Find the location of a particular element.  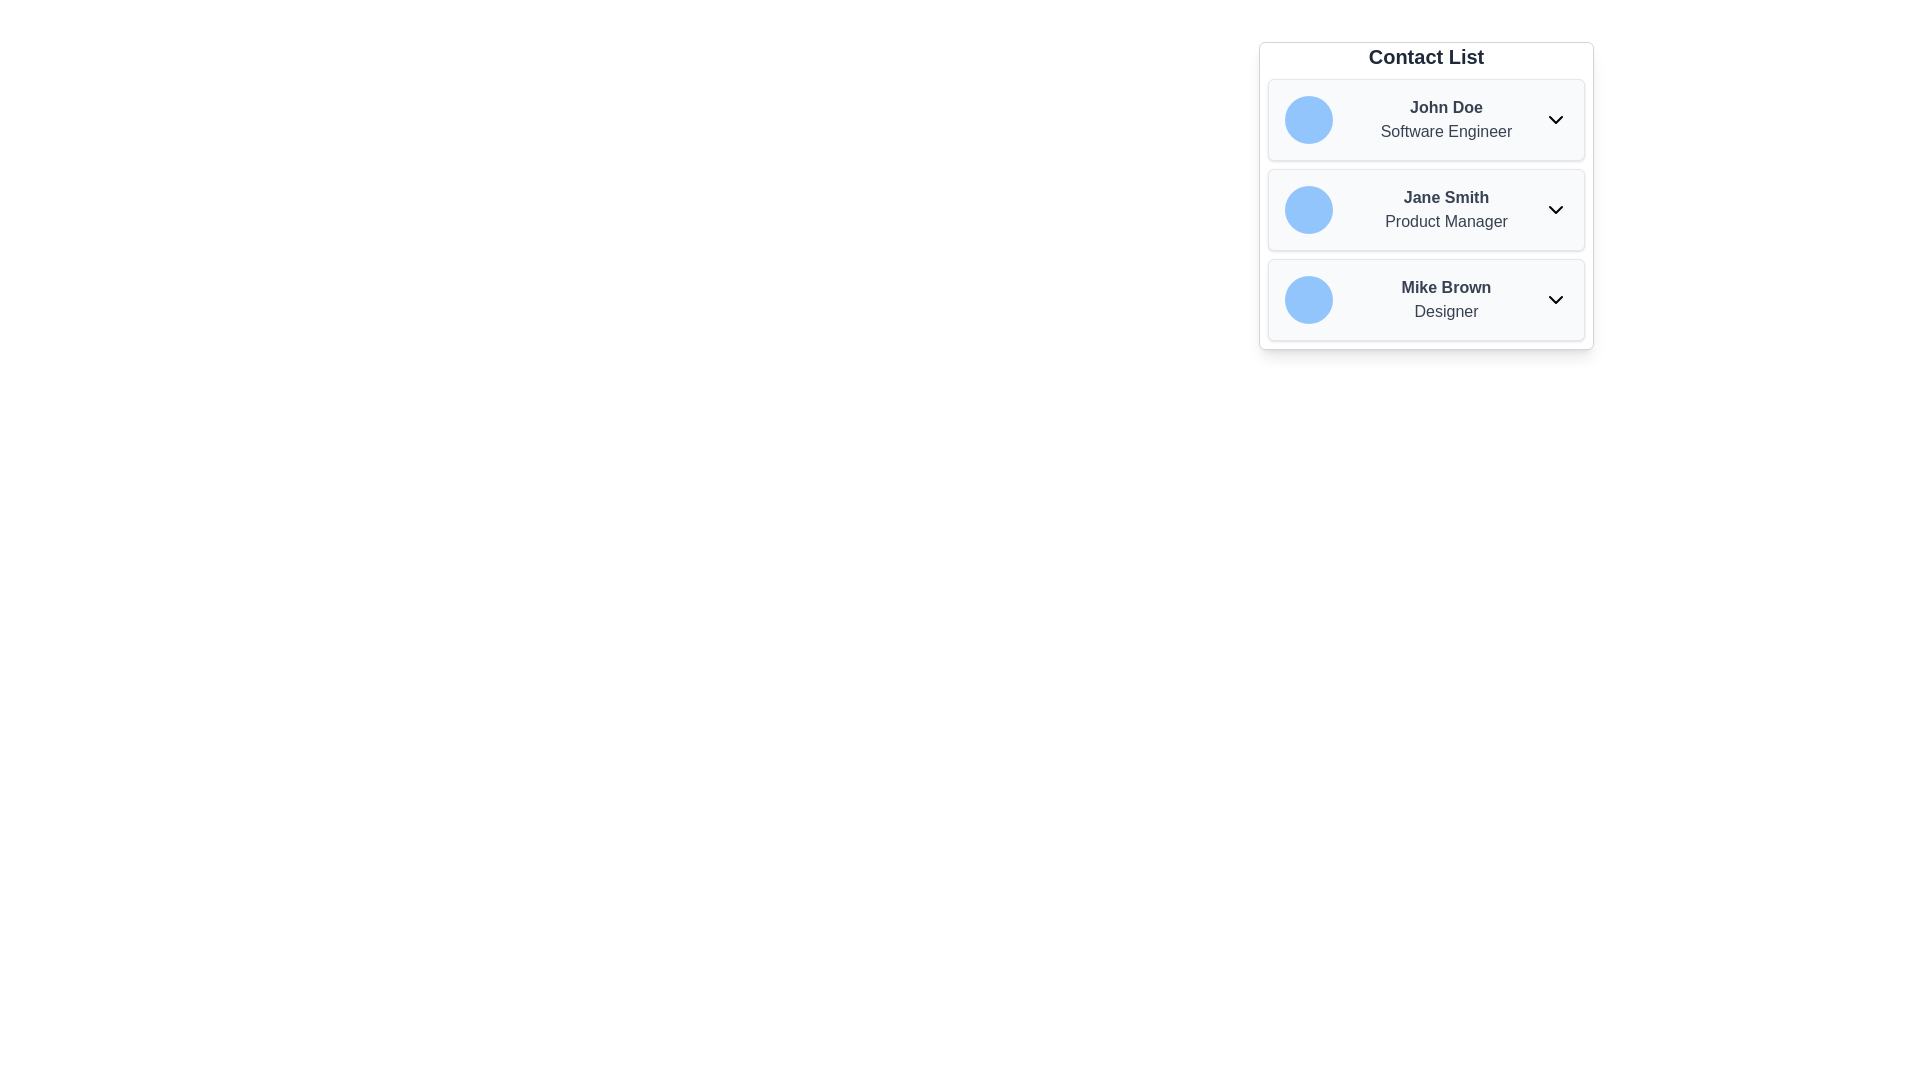

the contact entry displaying 'Mike Brown, Designer' in the contact list, which is the third entry below 'John Doe' and 'Jane Smith' is located at coordinates (1425, 300).